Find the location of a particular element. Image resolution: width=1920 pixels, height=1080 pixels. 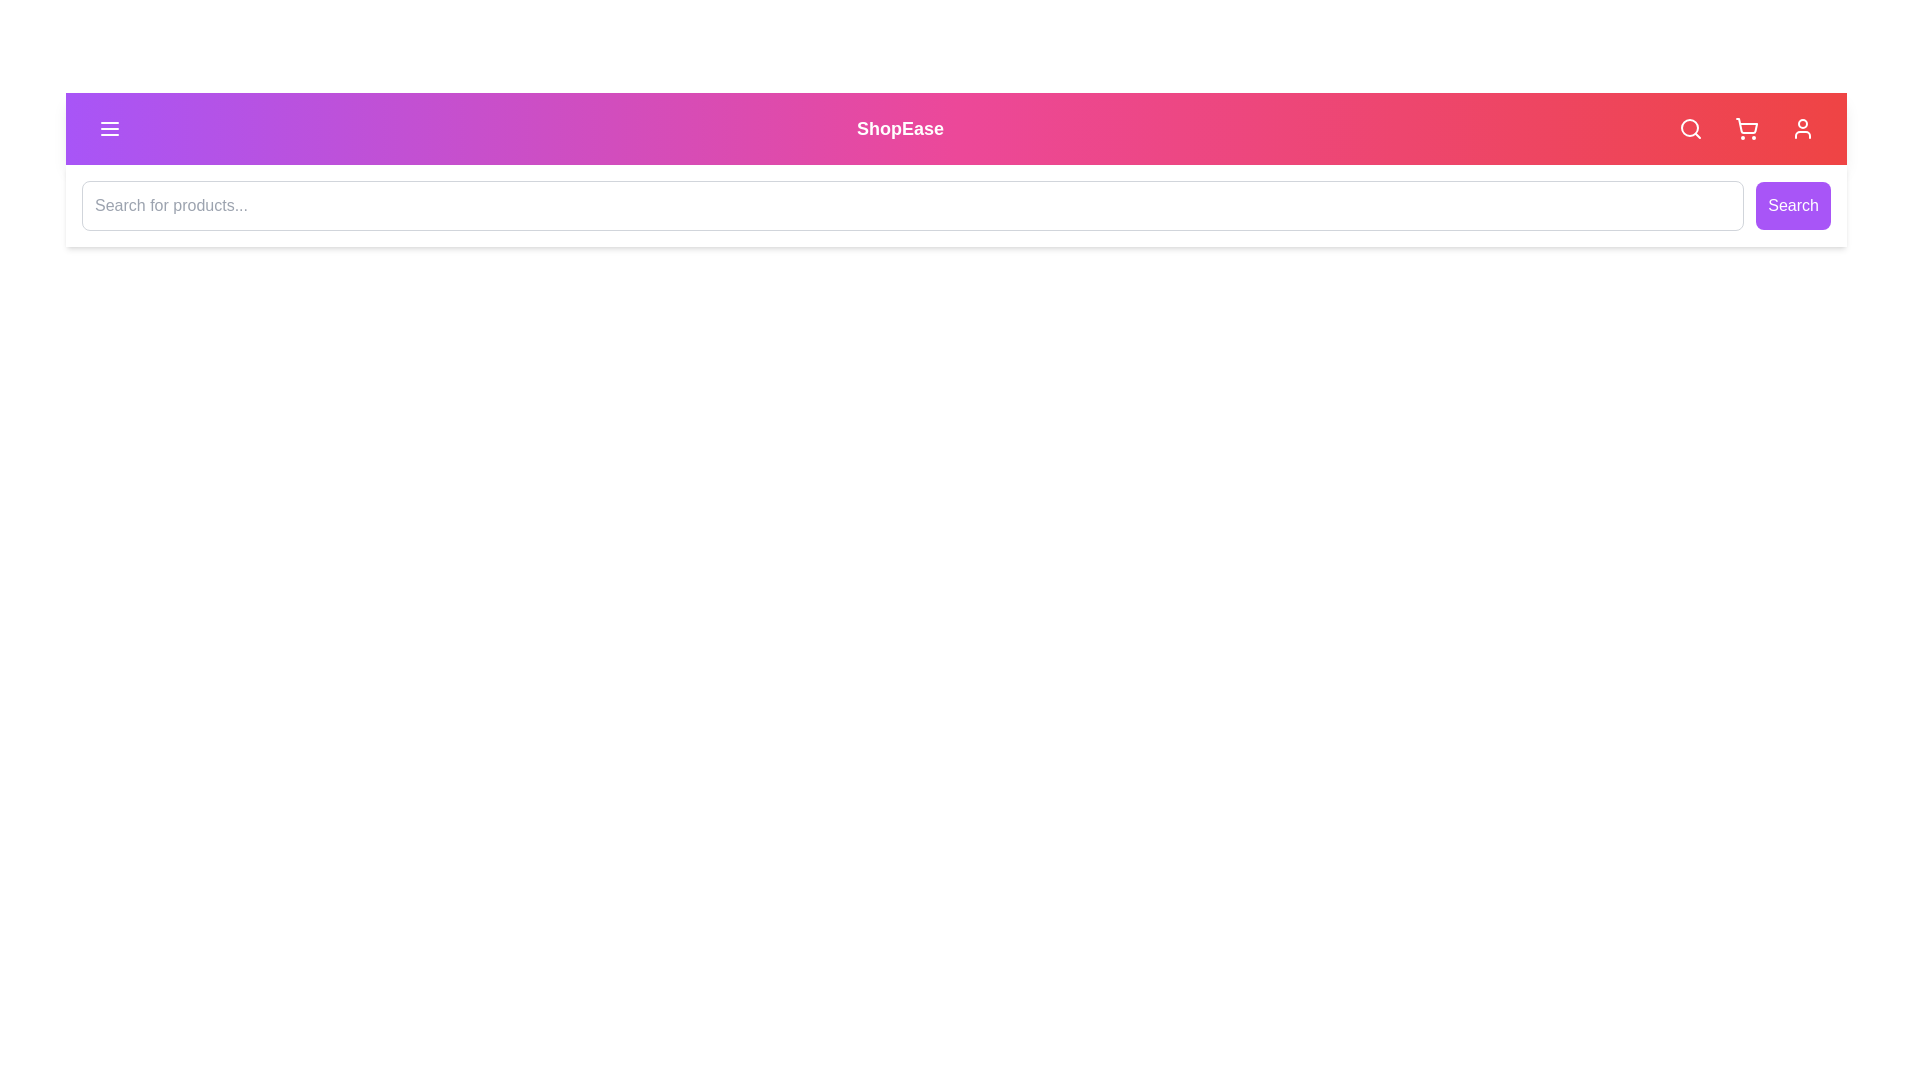

the 'User Profile' button to access the user profile is located at coordinates (1803, 128).